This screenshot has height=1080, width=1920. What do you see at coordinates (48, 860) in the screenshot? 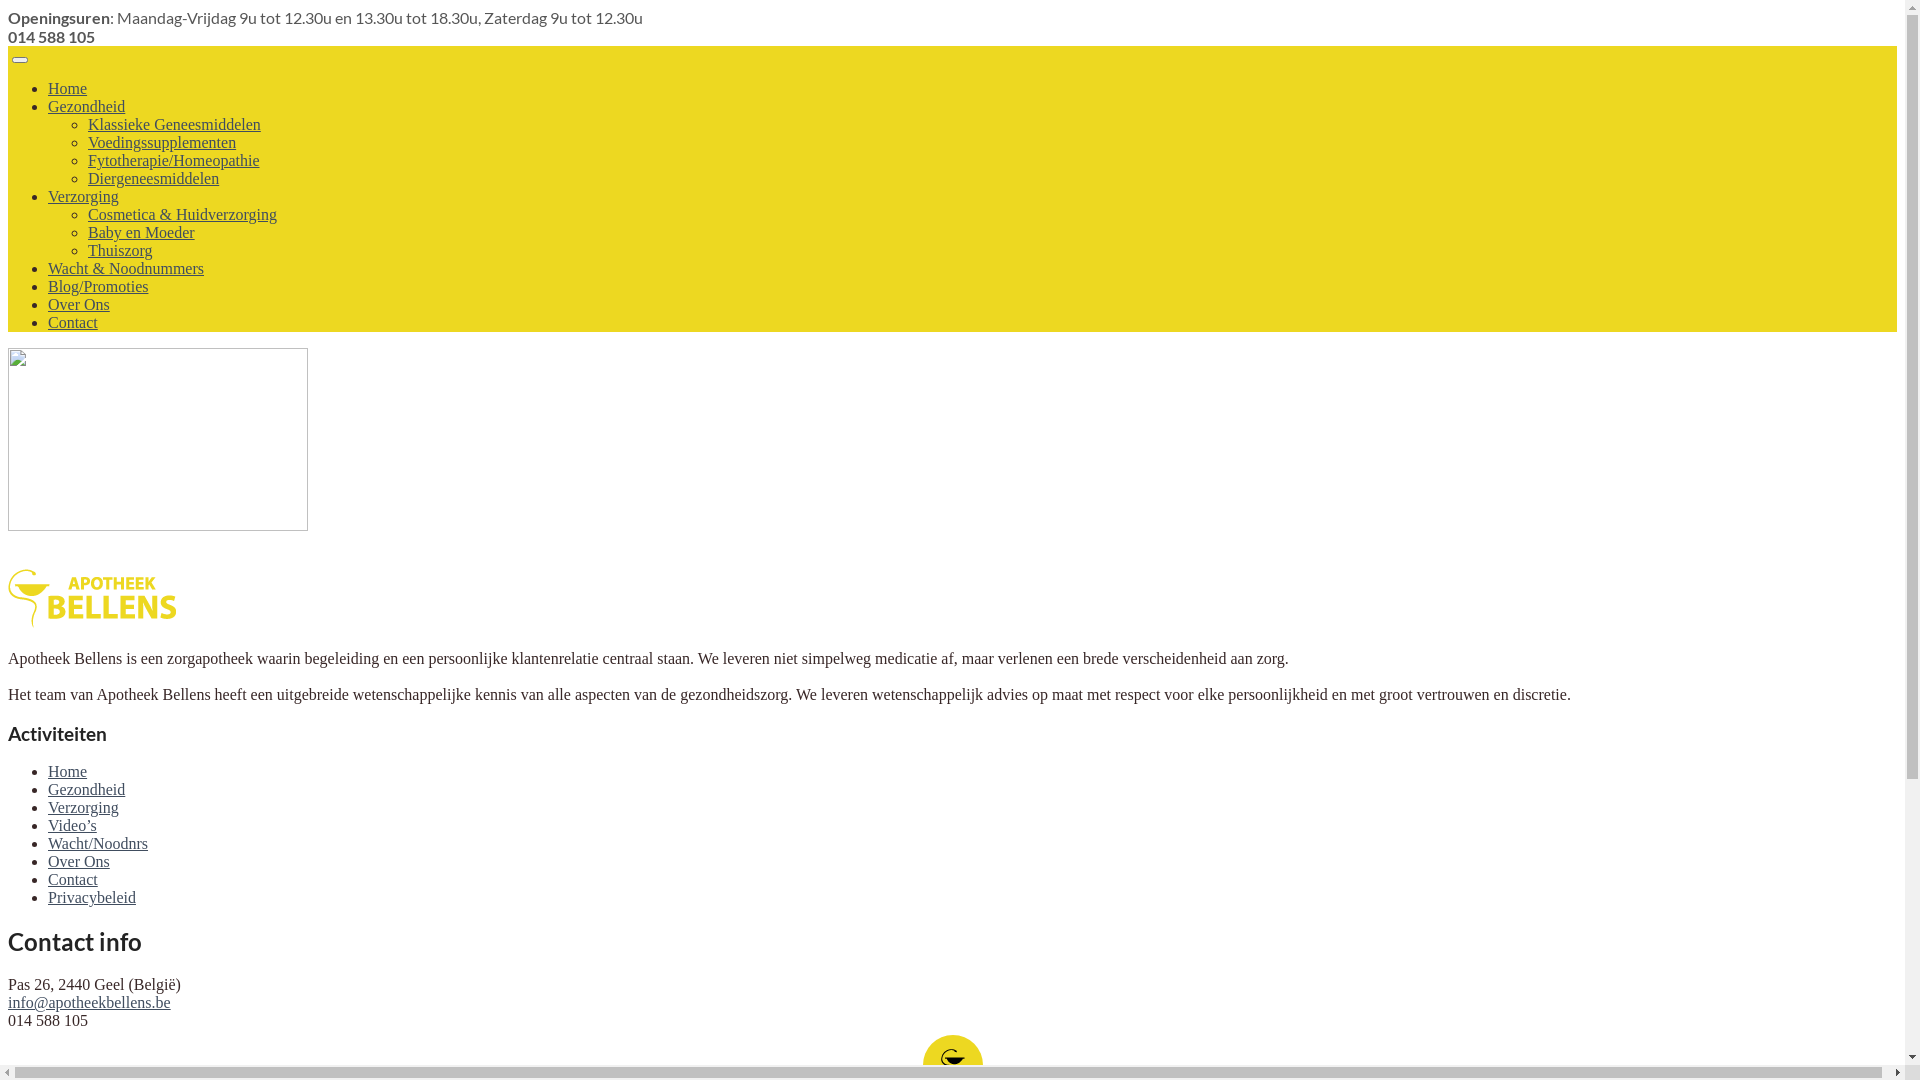
I see `'Over Ons'` at bounding box center [48, 860].